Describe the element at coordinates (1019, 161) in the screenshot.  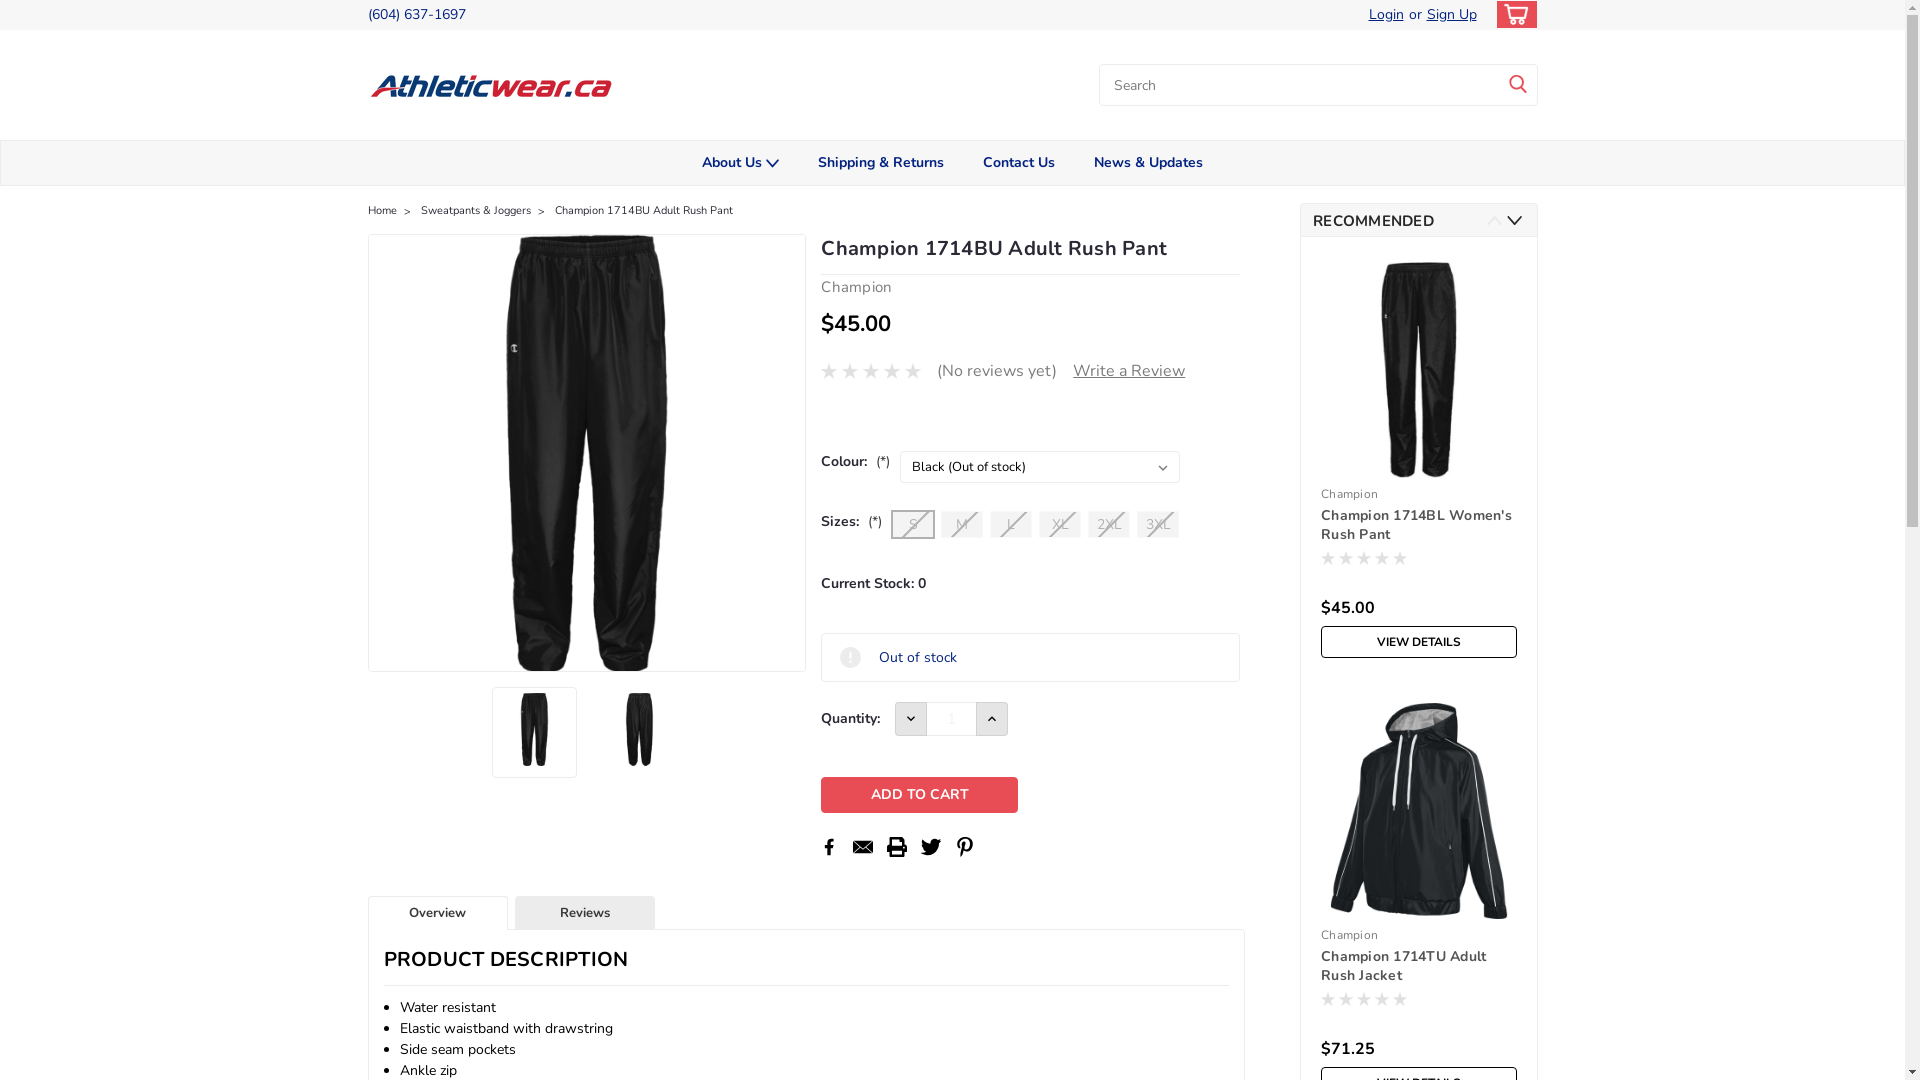
I see `'Contact Us'` at that location.